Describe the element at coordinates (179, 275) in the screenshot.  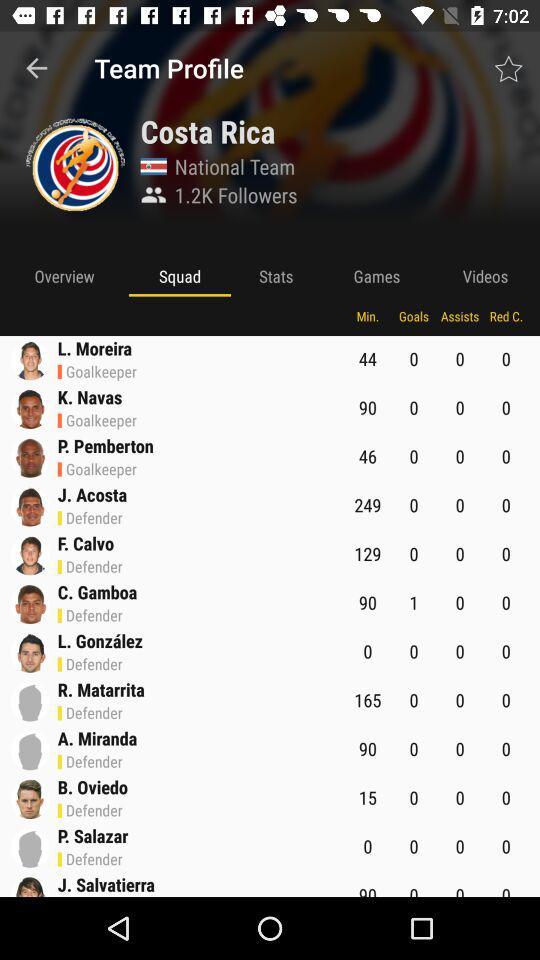
I see `app to the left of stats item` at that location.